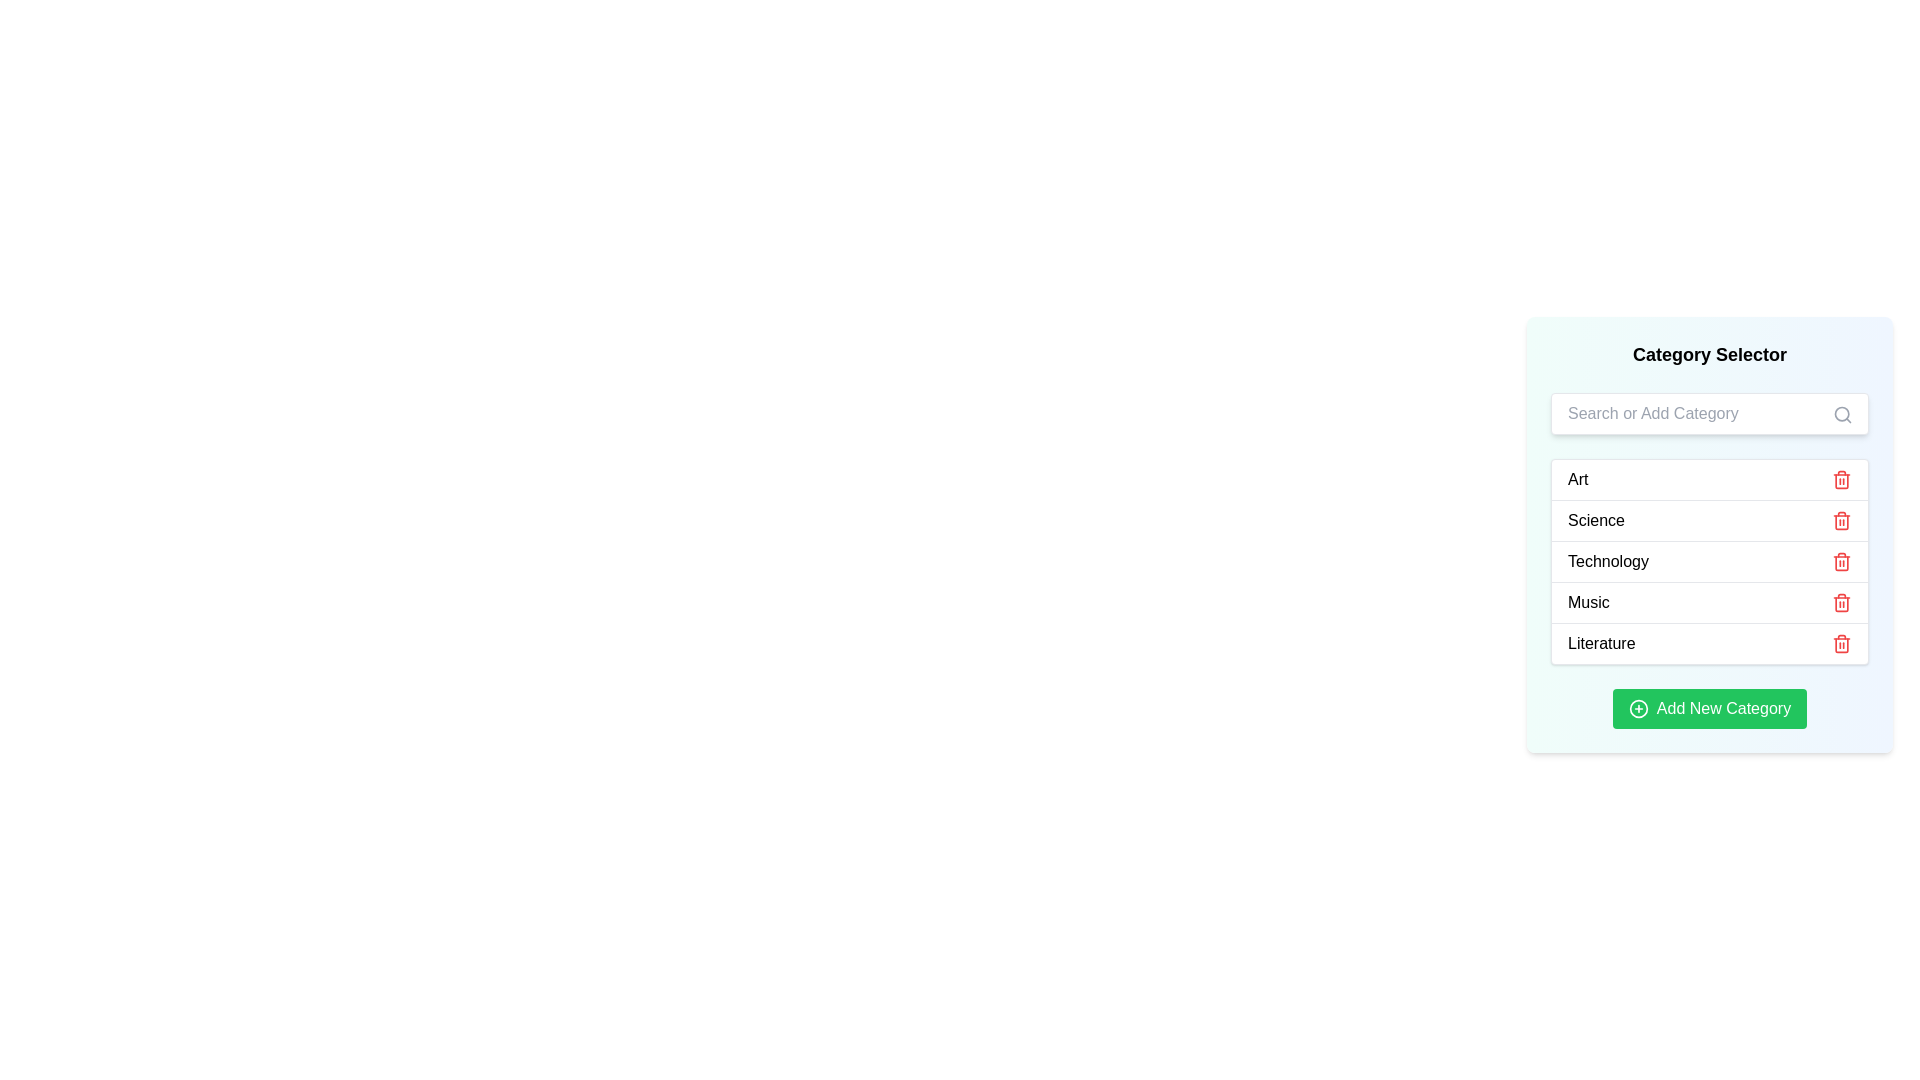 This screenshot has height=1080, width=1920. I want to click on the search icon, which is a magnifying glass styled with a thin outline, located within the text input field labeled 'Search or Add Category', positioned at the far-right of the input box, so click(1842, 414).